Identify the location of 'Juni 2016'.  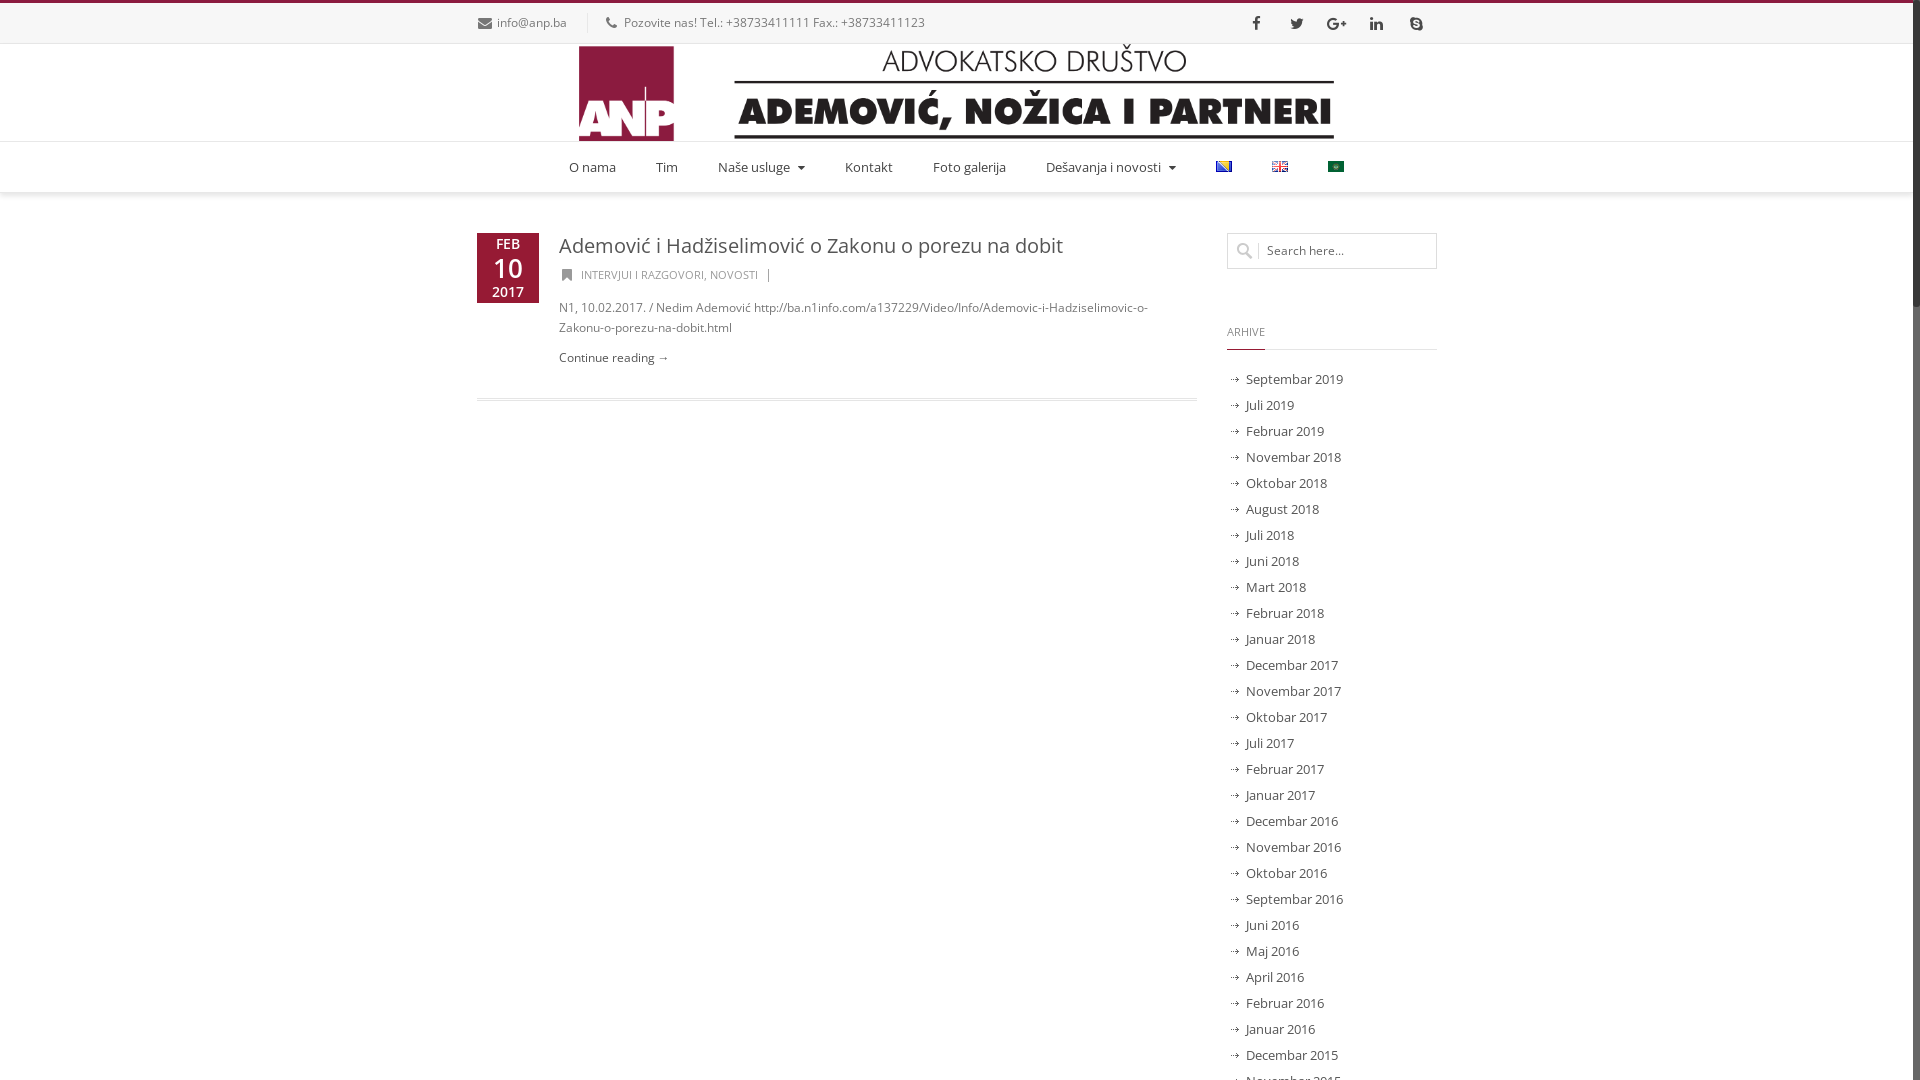
(1264, 925).